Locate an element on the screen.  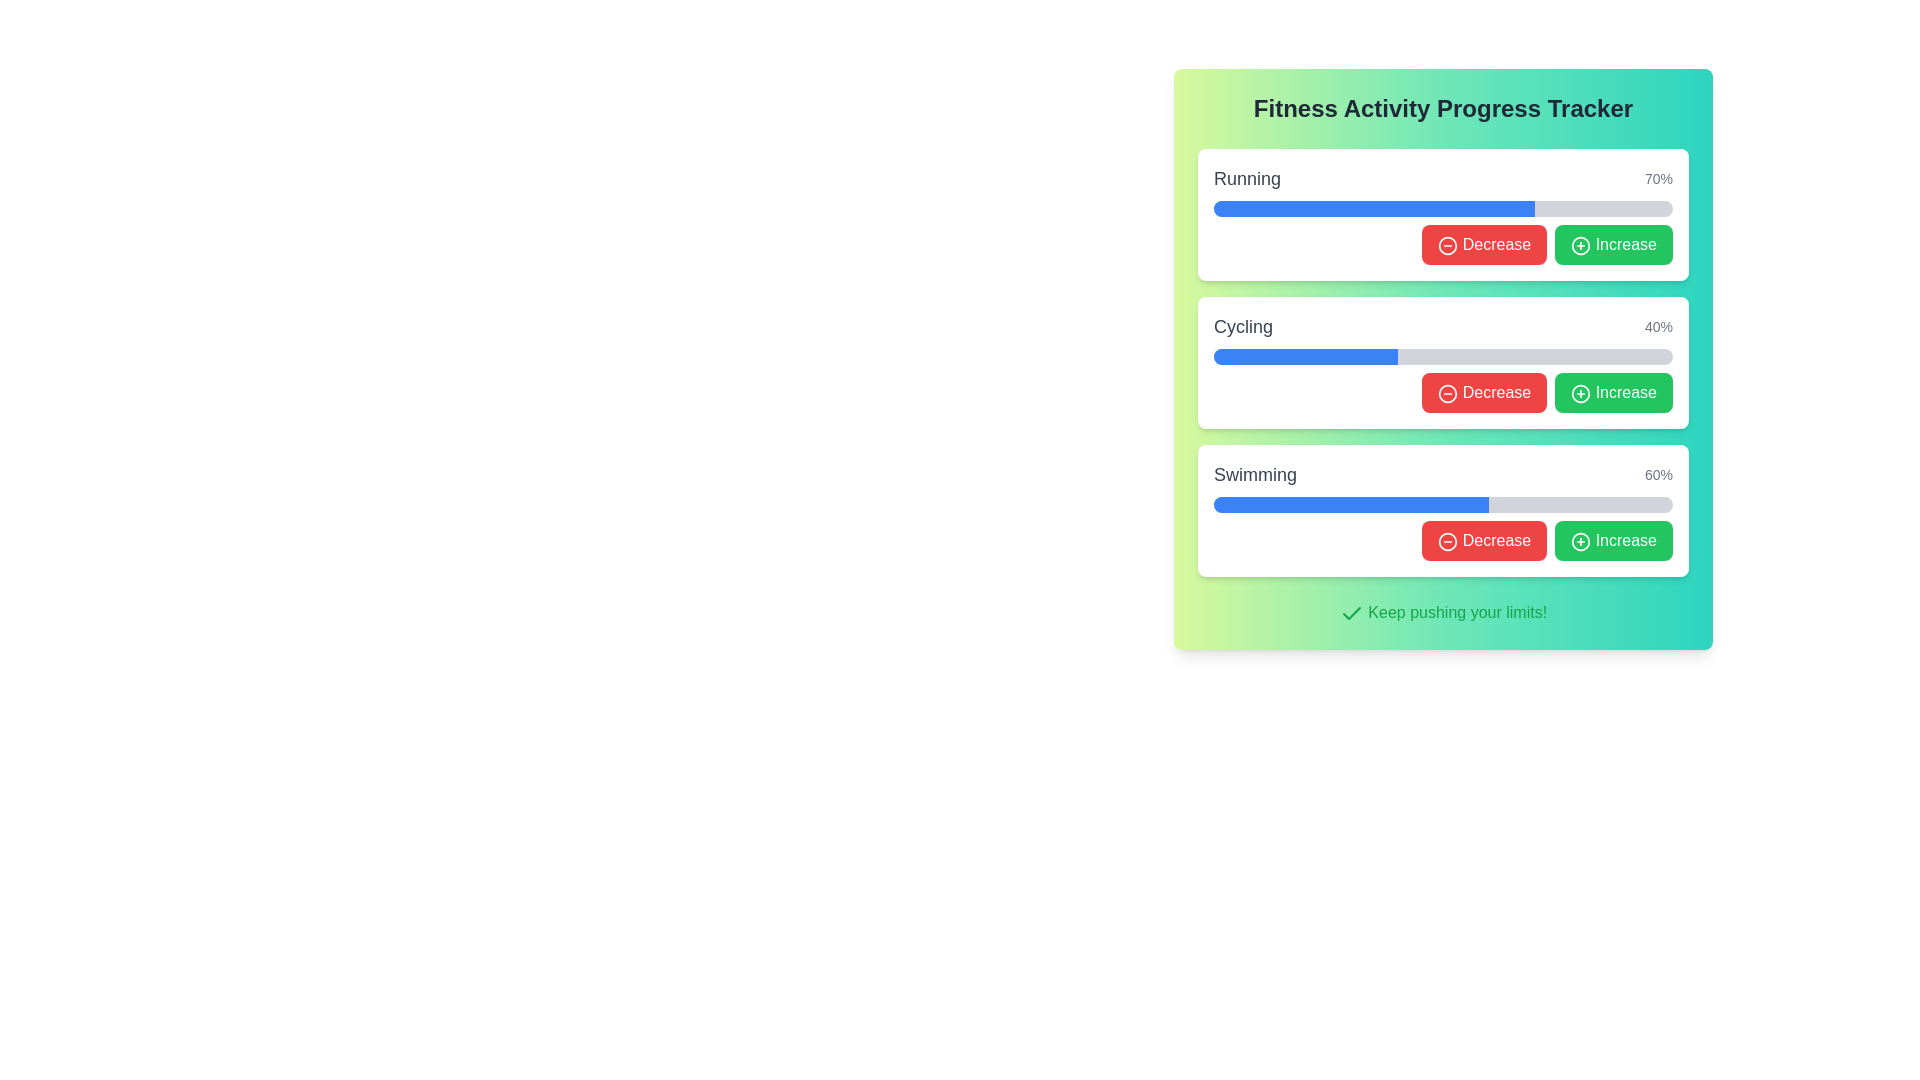
the Decrease button located on the right side of the progress bar is located at coordinates (1484, 244).